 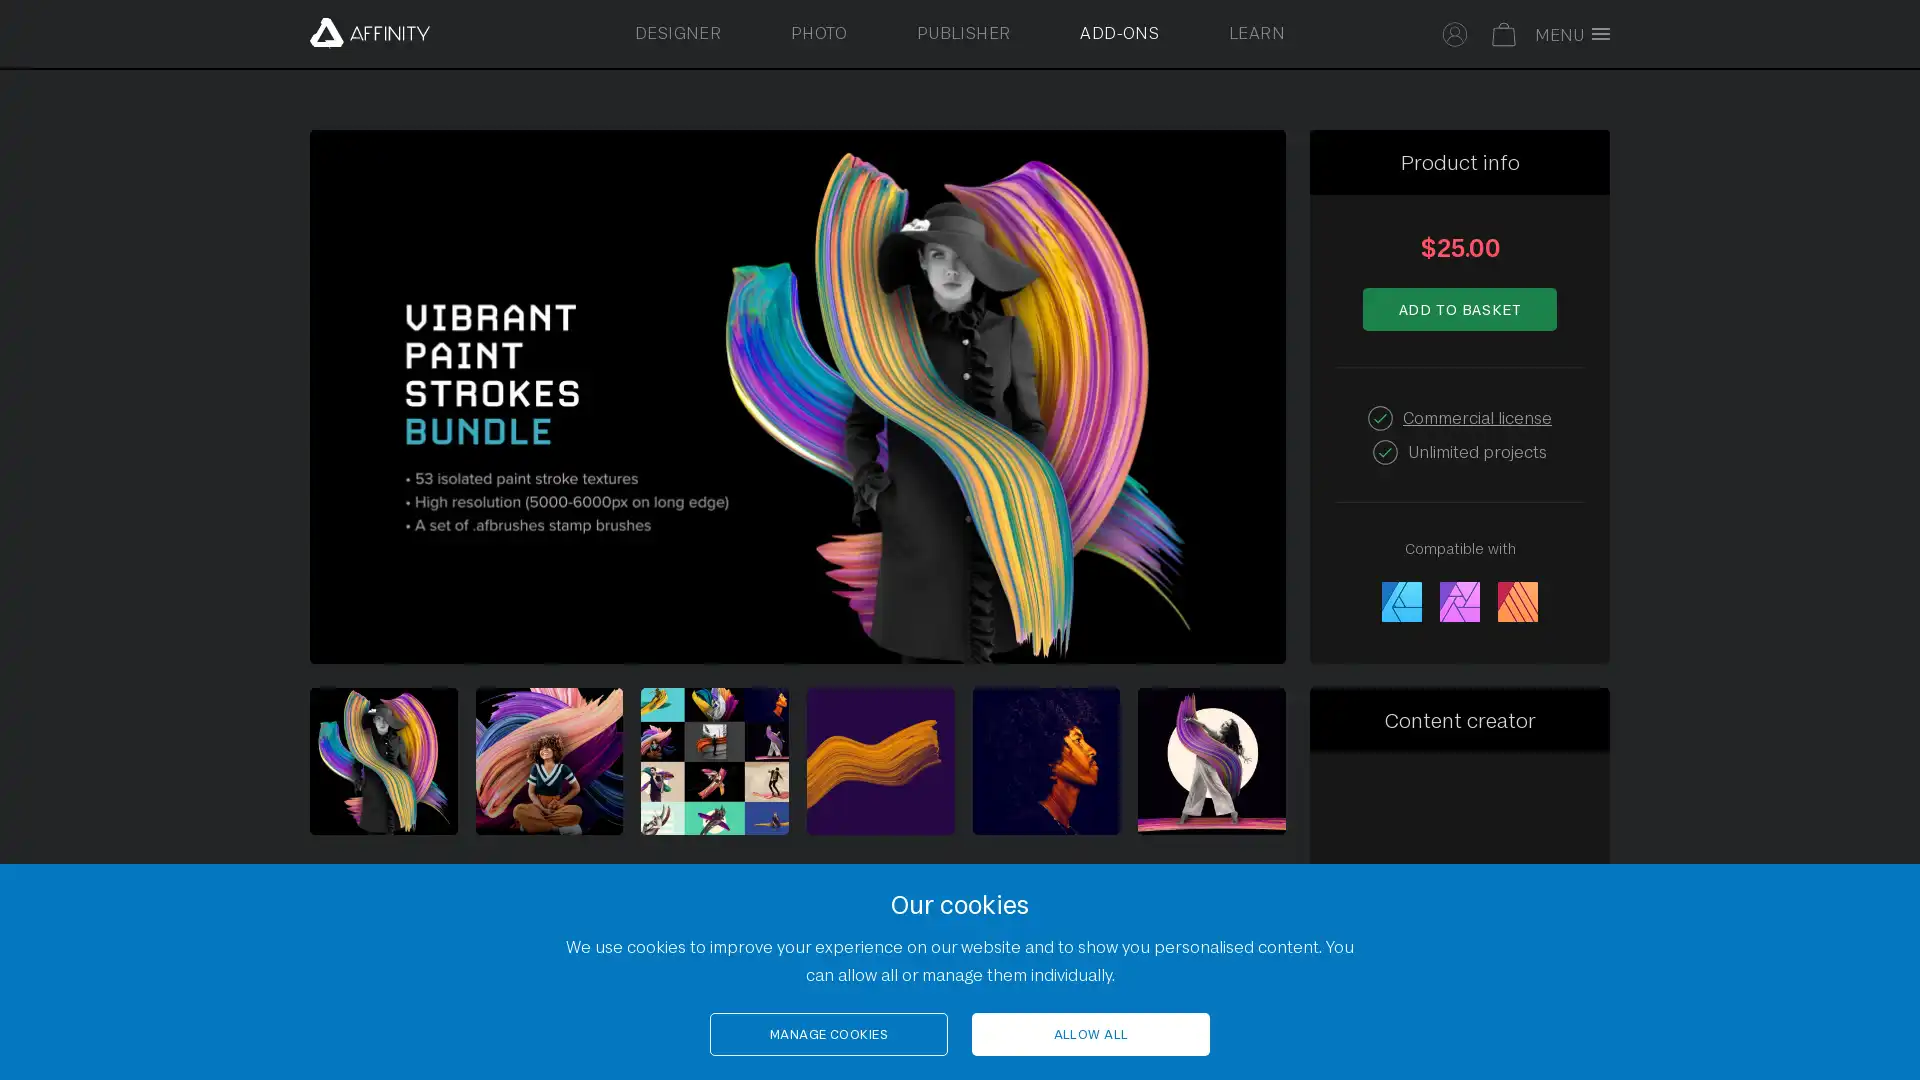 I want to click on Select to view image 4, so click(x=880, y=760).